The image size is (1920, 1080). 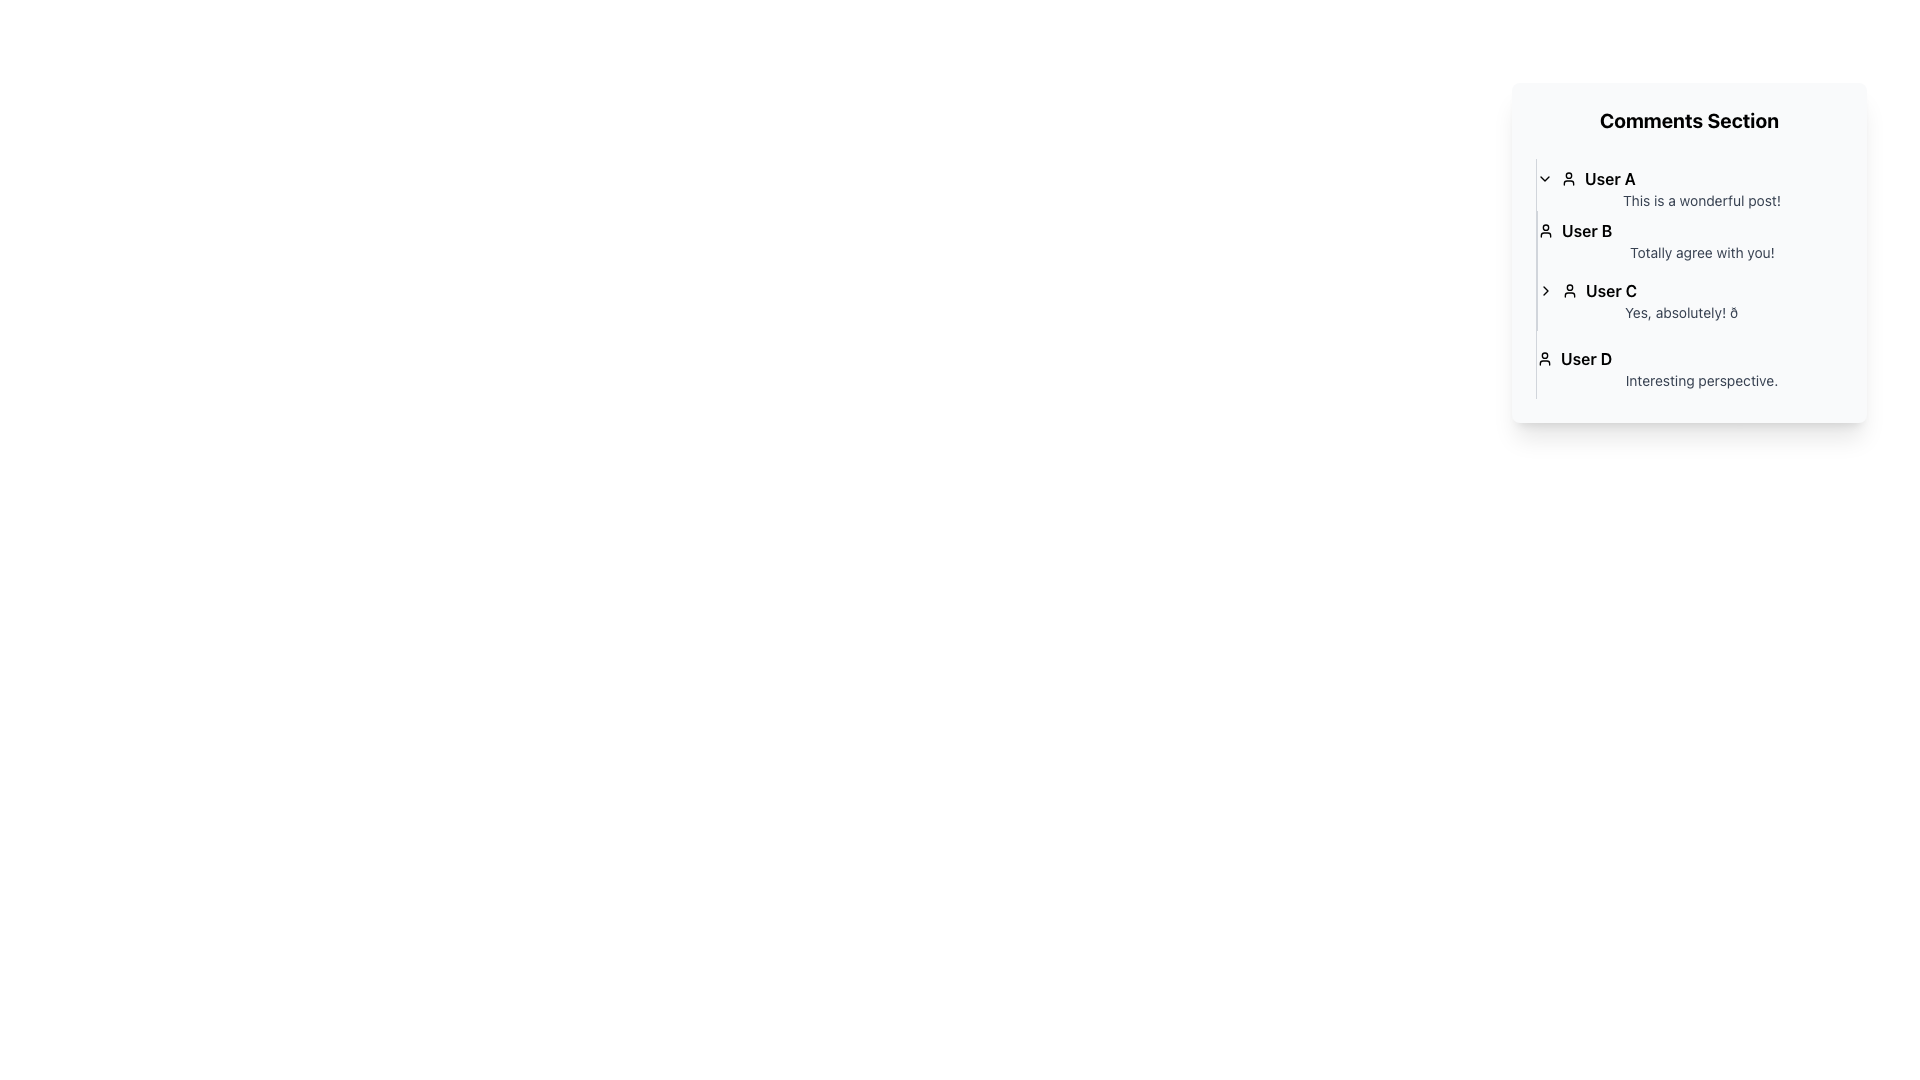 What do you see at coordinates (1609, 177) in the screenshot?
I see `the username label located to the right of the user silhouette icon` at bounding box center [1609, 177].